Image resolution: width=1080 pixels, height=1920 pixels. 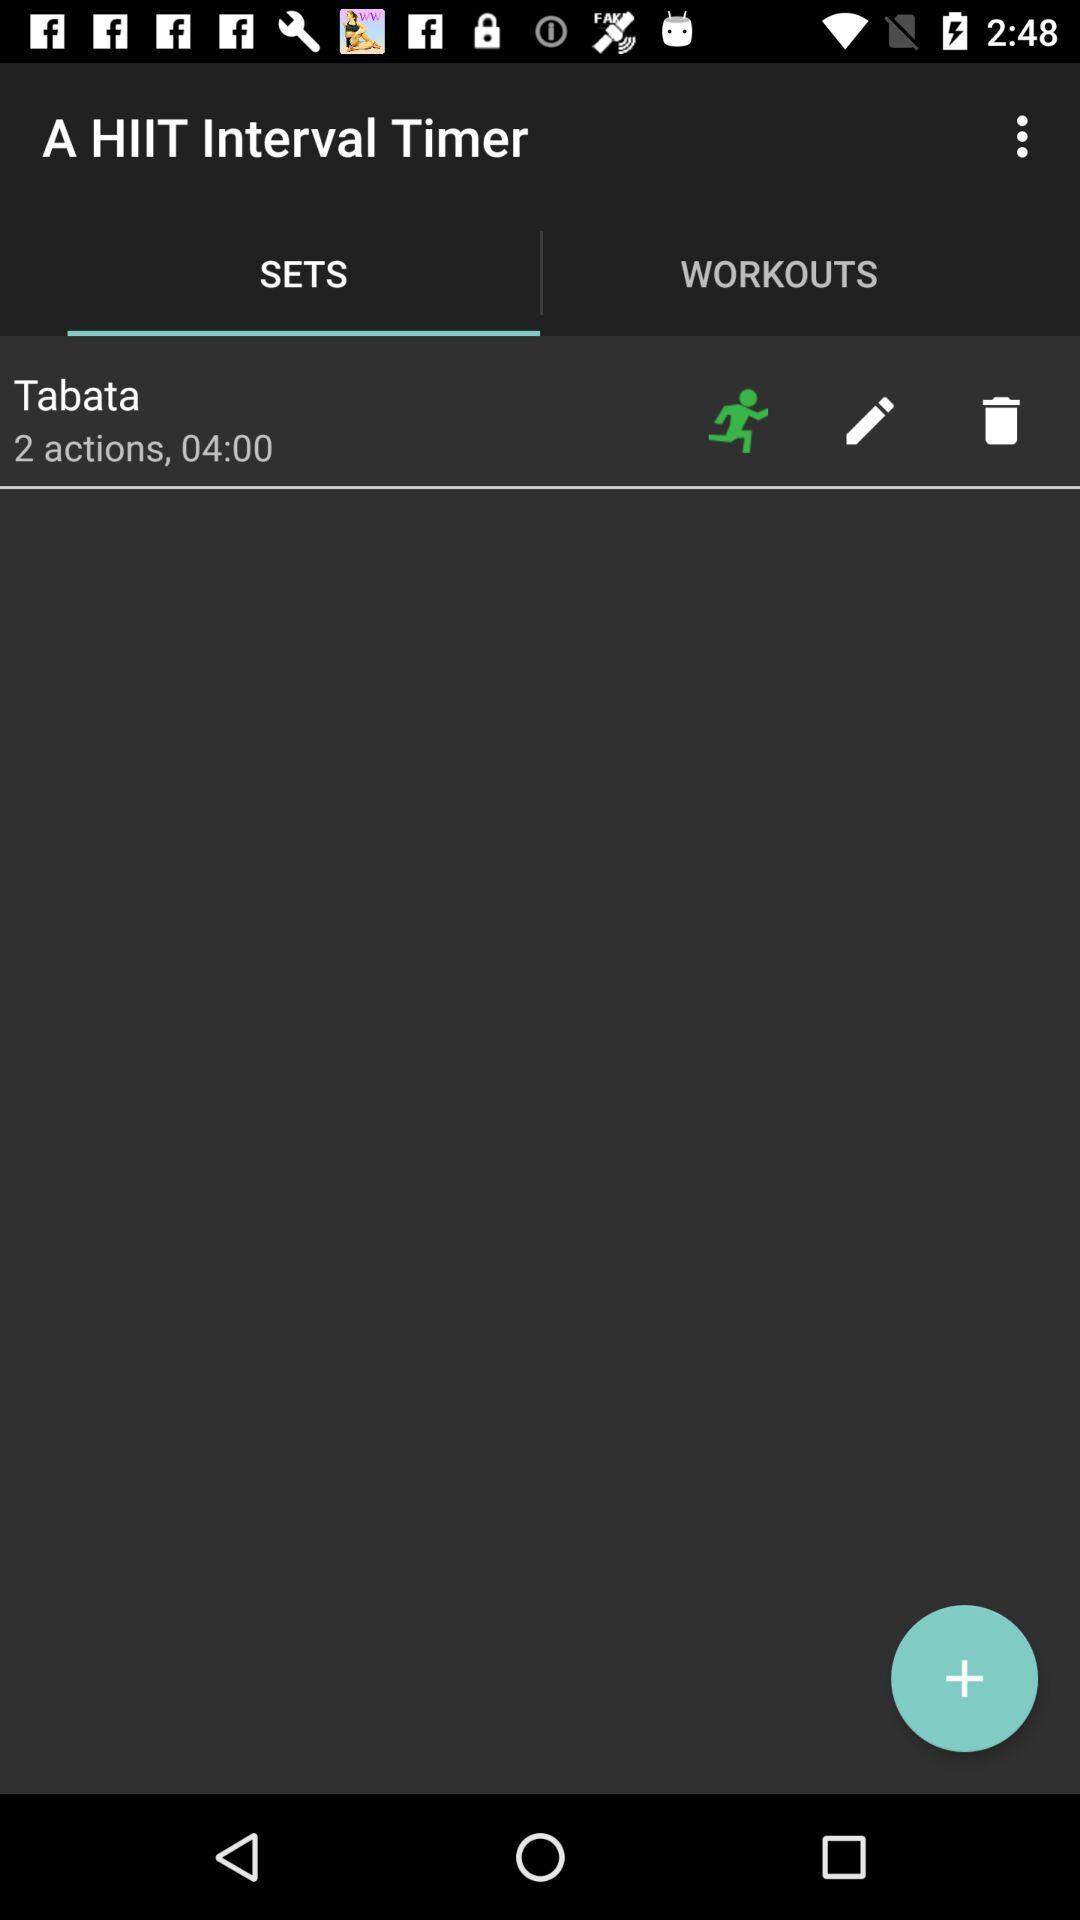 What do you see at coordinates (963, 1678) in the screenshot?
I see `the add icon` at bounding box center [963, 1678].